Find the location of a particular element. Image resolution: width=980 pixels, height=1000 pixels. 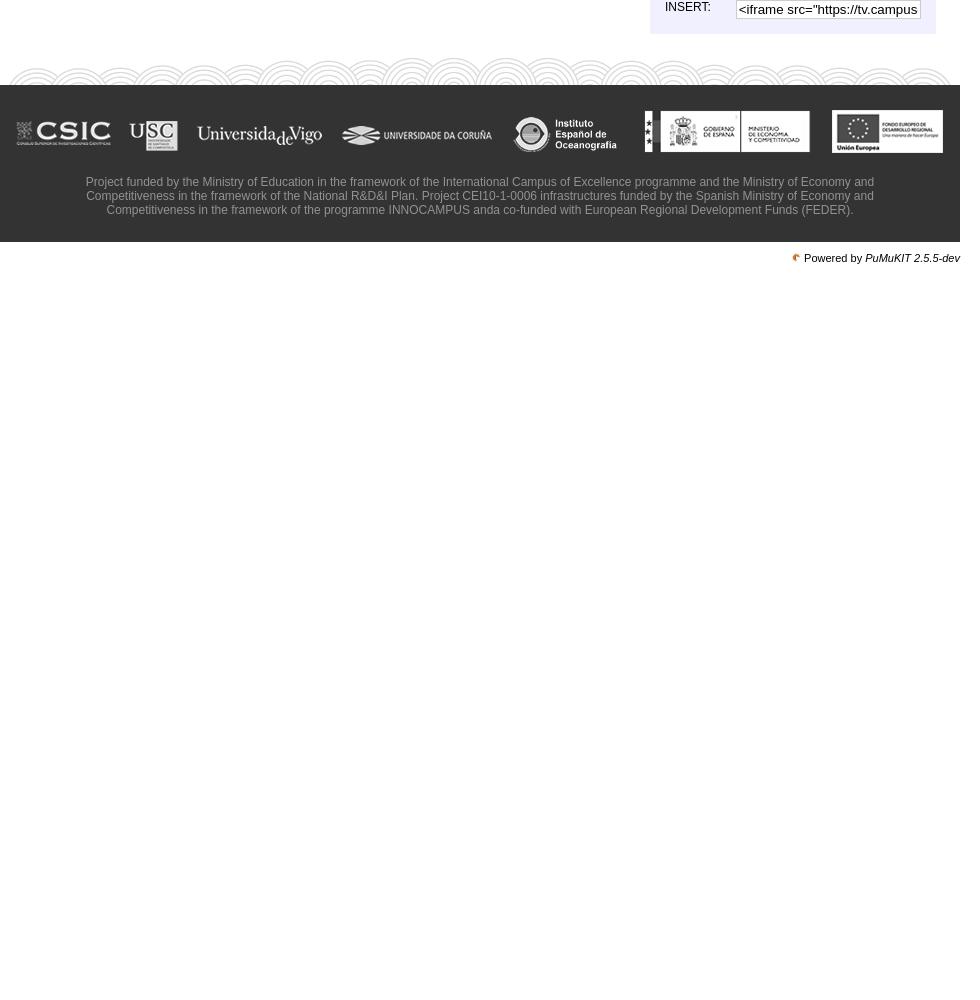

'Spot Summer Science Campus' is located at coordinates (833, 678).